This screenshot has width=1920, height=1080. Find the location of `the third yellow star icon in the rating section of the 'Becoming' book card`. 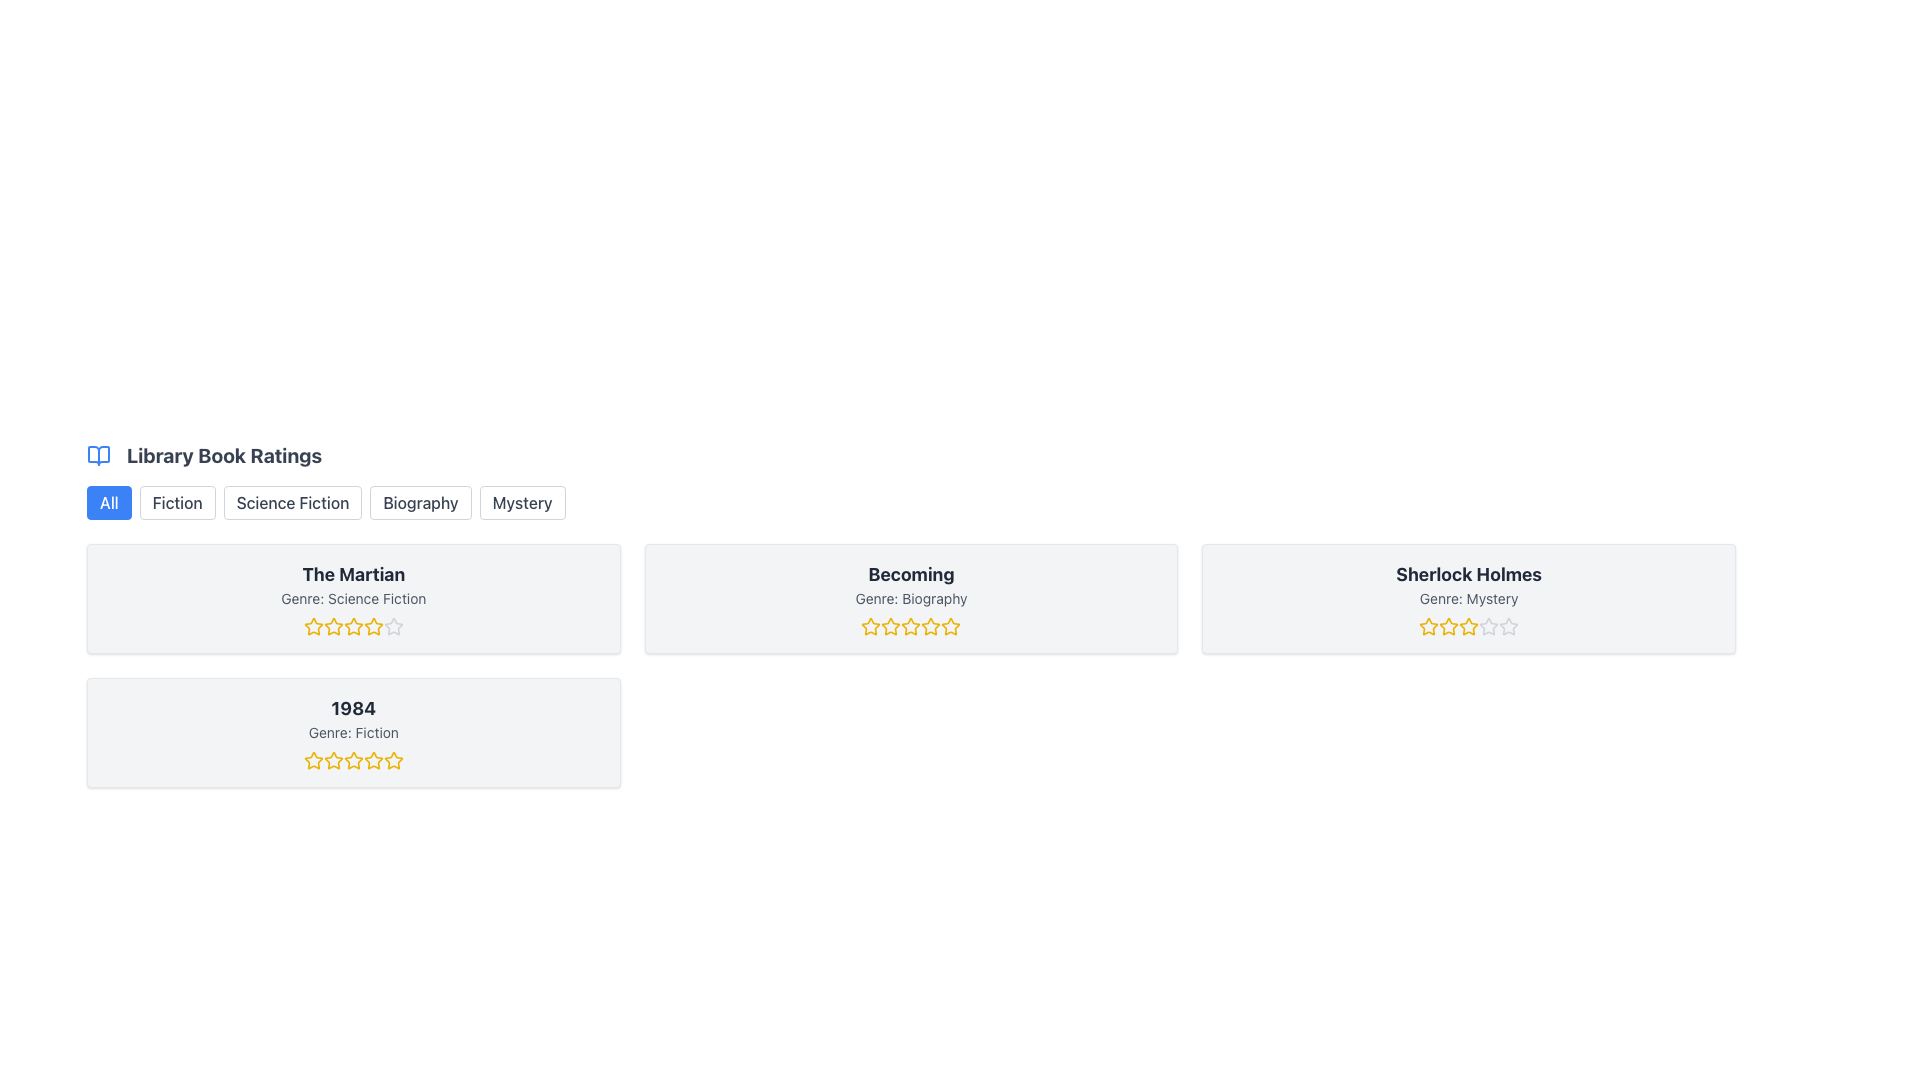

the third yellow star icon in the rating section of the 'Becoming' book card is located at coordinates (910, 625).